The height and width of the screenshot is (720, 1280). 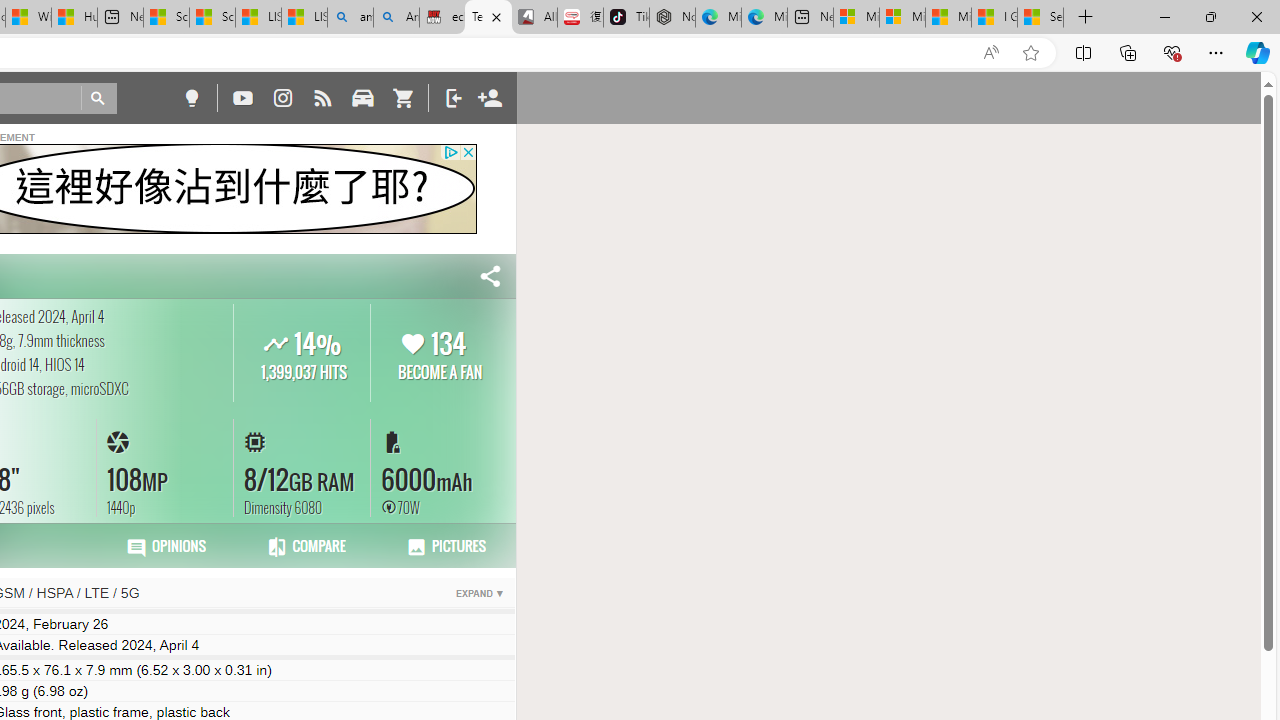 I want to click on 'TikTok', so click(x=625, y=17).